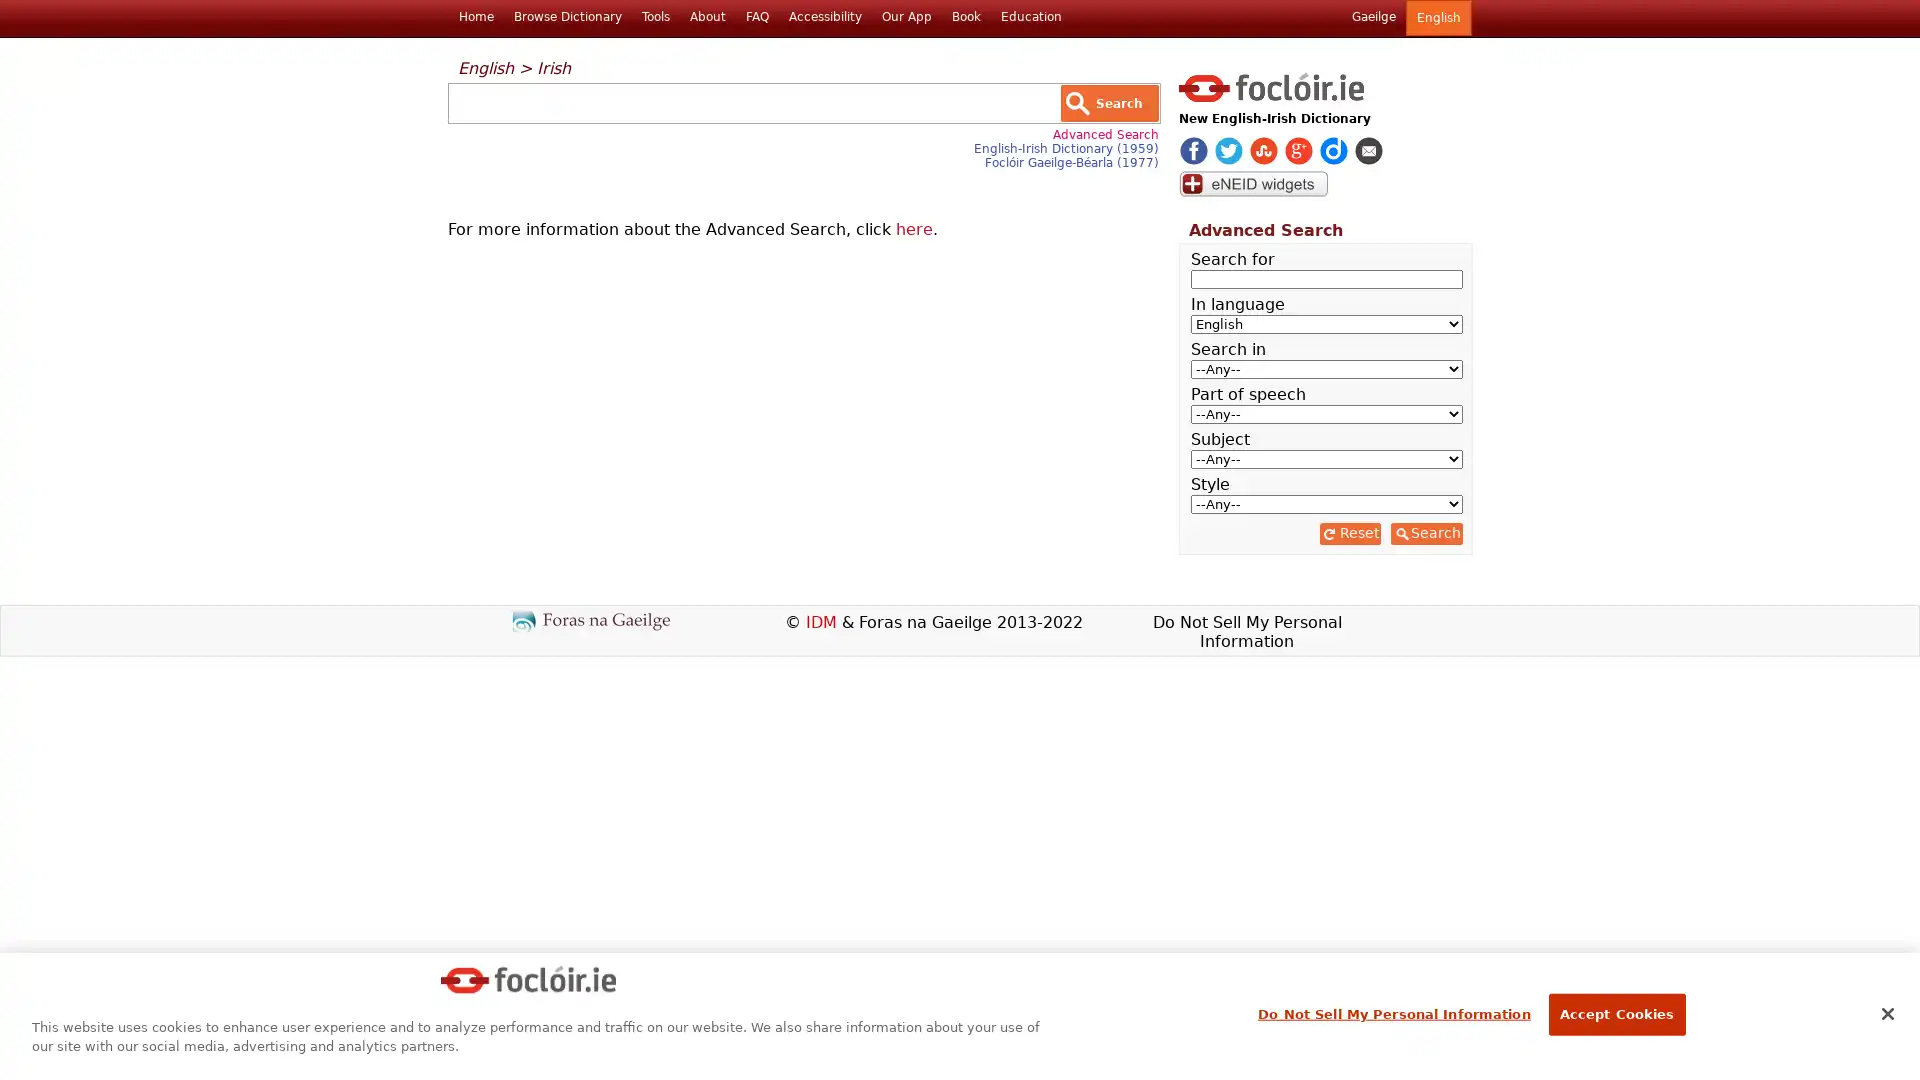 This screenshot has width=1920, height=1080. I want to click on Search, so click(1424, 532).